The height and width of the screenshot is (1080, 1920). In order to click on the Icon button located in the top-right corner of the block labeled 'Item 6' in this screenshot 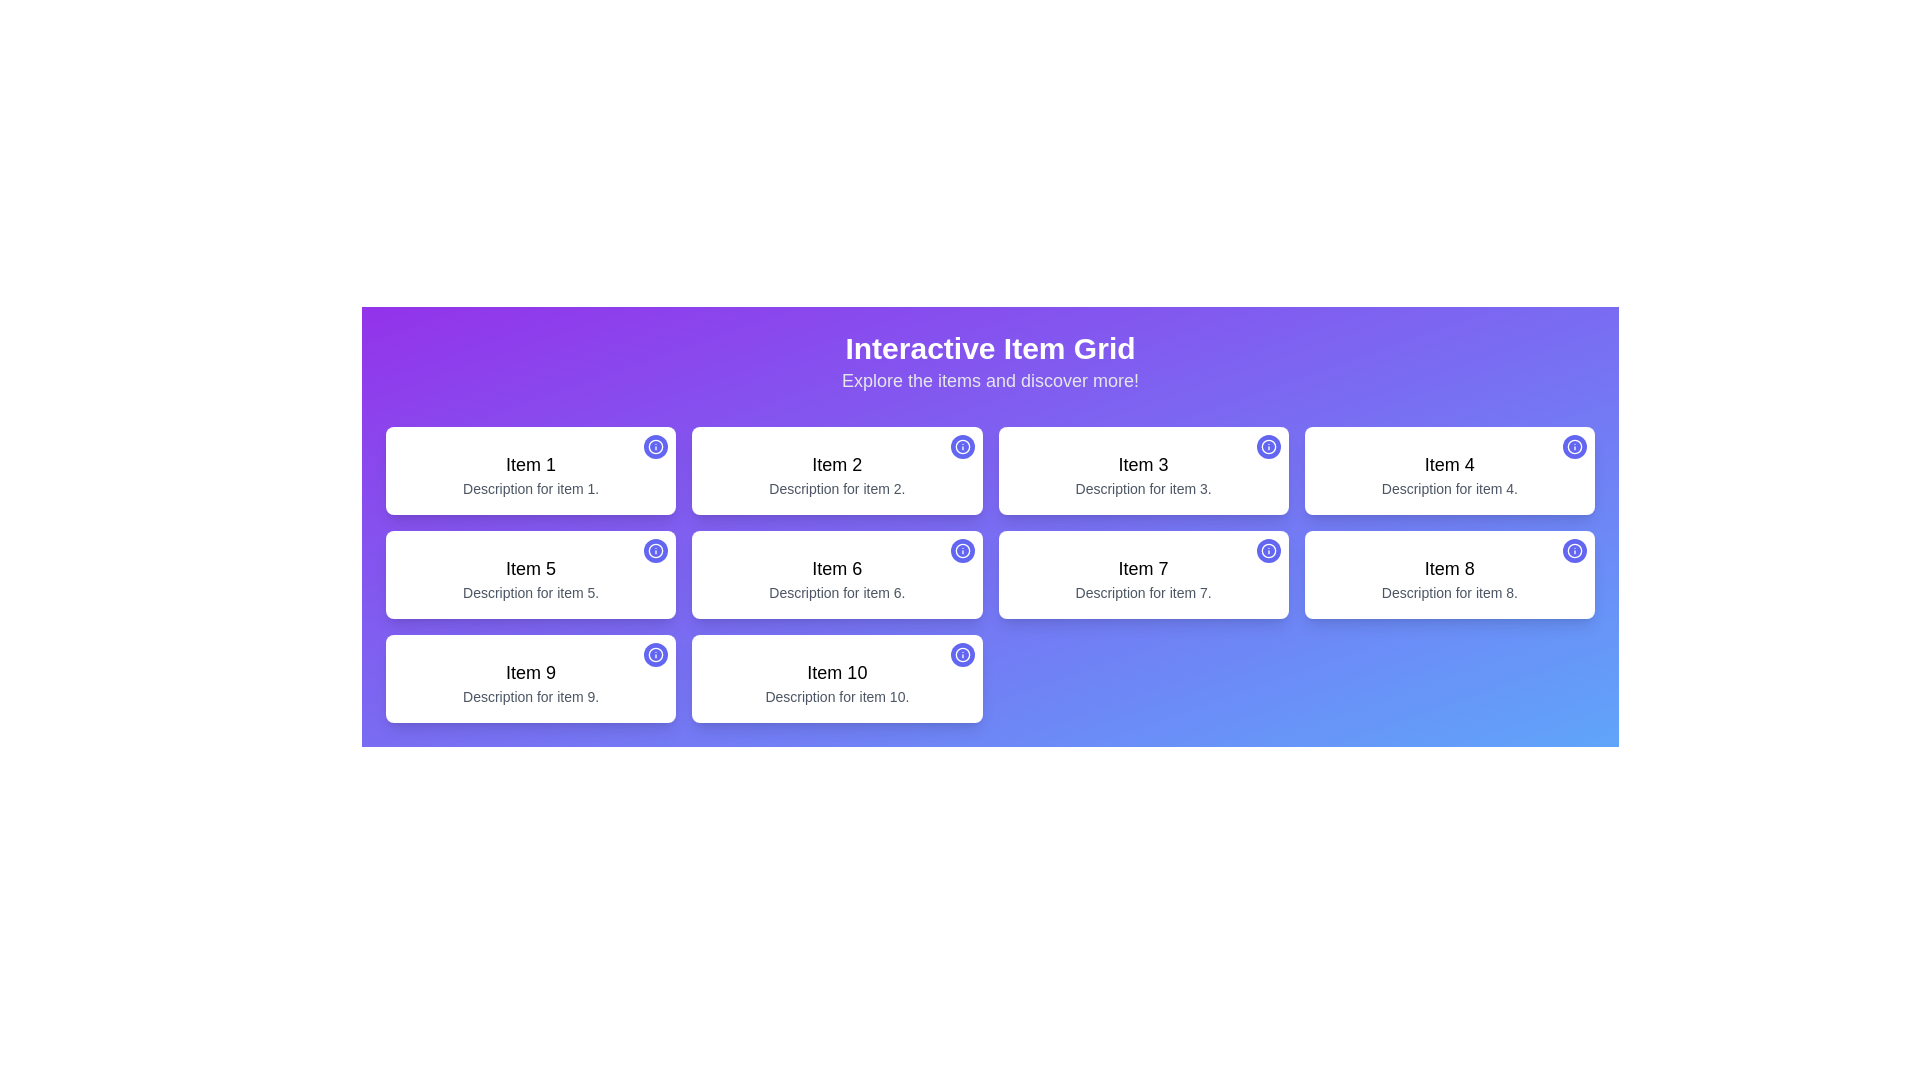, I will do `click(962, 551)`.